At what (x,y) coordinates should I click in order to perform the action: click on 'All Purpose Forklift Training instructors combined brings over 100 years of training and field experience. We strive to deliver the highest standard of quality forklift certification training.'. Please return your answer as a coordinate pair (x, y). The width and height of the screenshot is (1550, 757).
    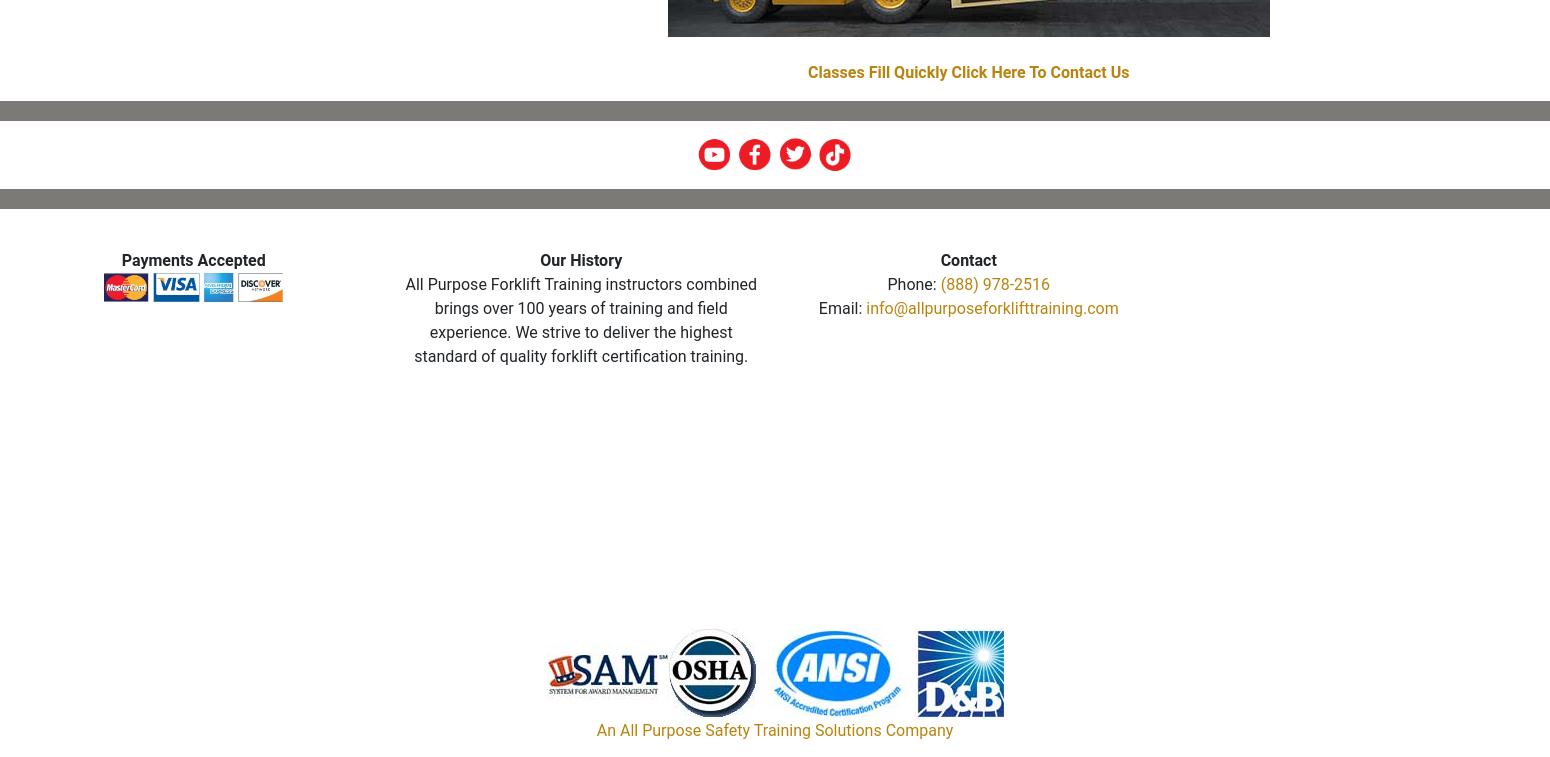
    Looking at the image, I should click on (580, 319).